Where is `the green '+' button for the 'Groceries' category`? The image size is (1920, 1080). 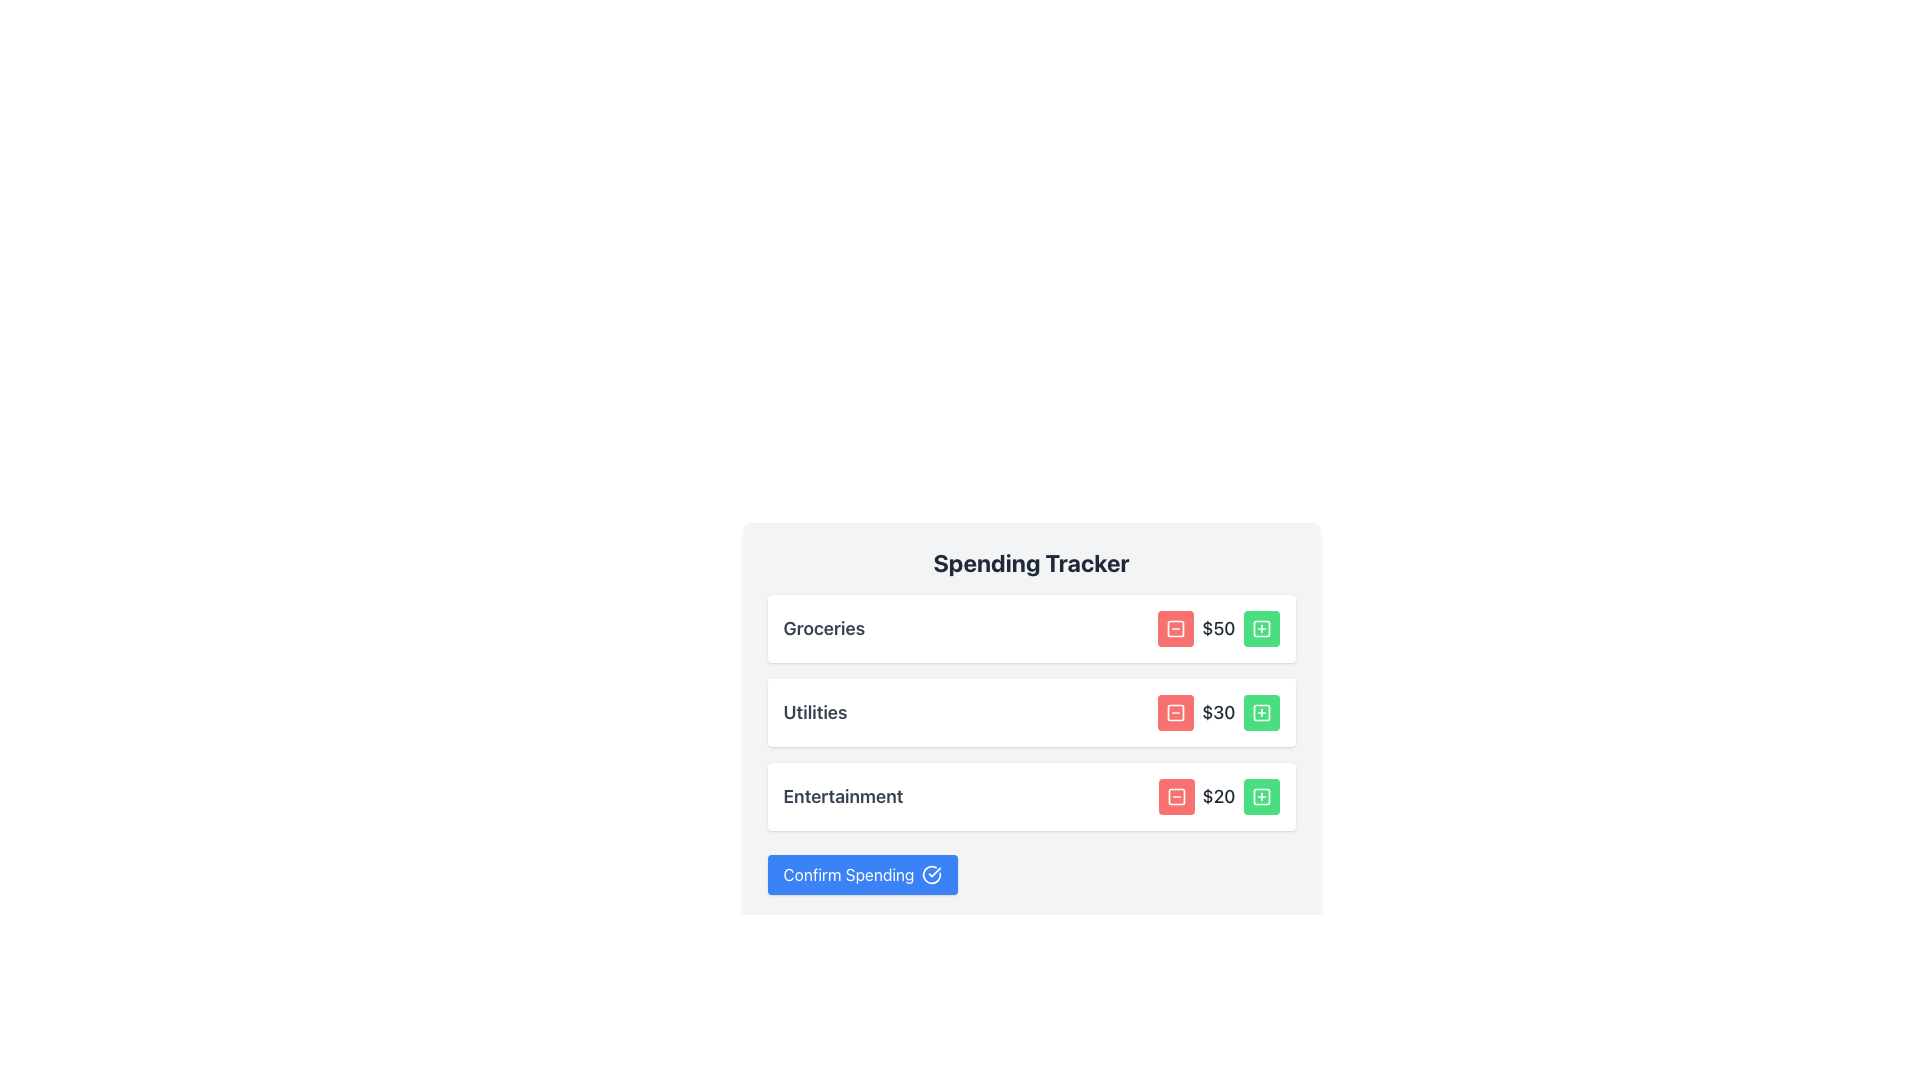
the green '+' button for the 'Groceries' category is located at coordinates (1260, 627).